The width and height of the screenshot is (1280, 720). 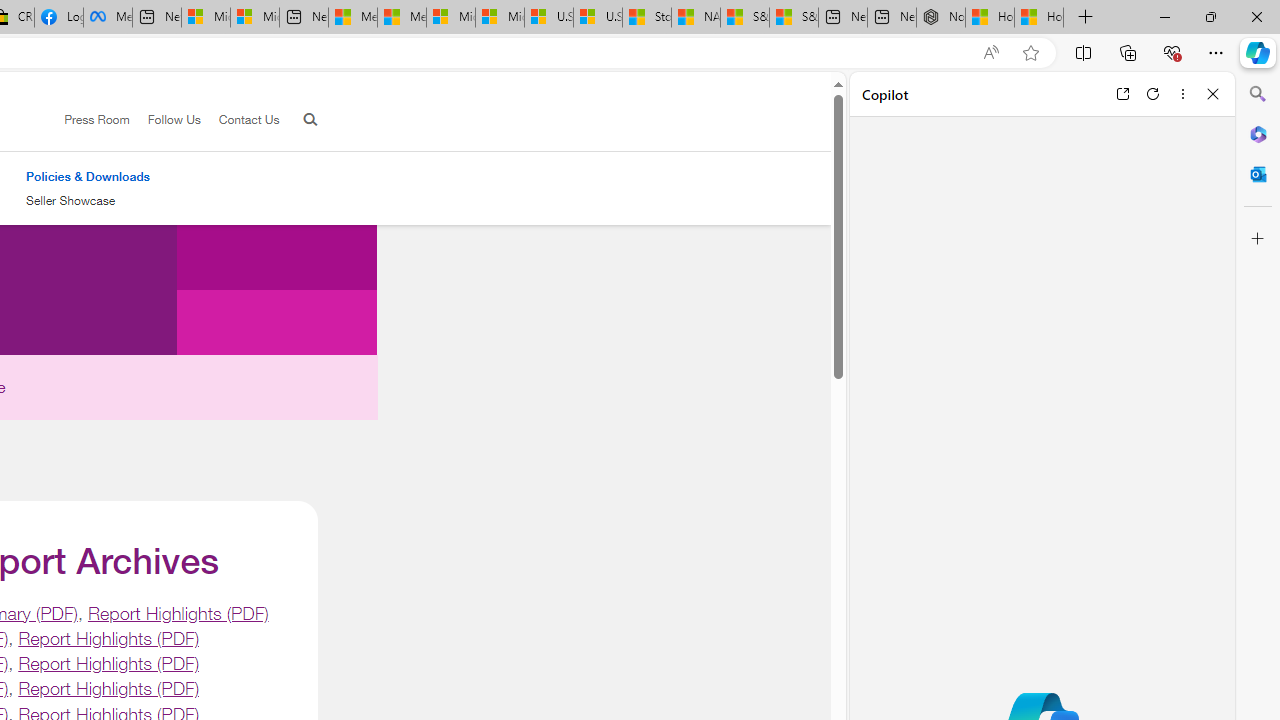 I want to click on 'Outlook', so click(x=1257, y=173).